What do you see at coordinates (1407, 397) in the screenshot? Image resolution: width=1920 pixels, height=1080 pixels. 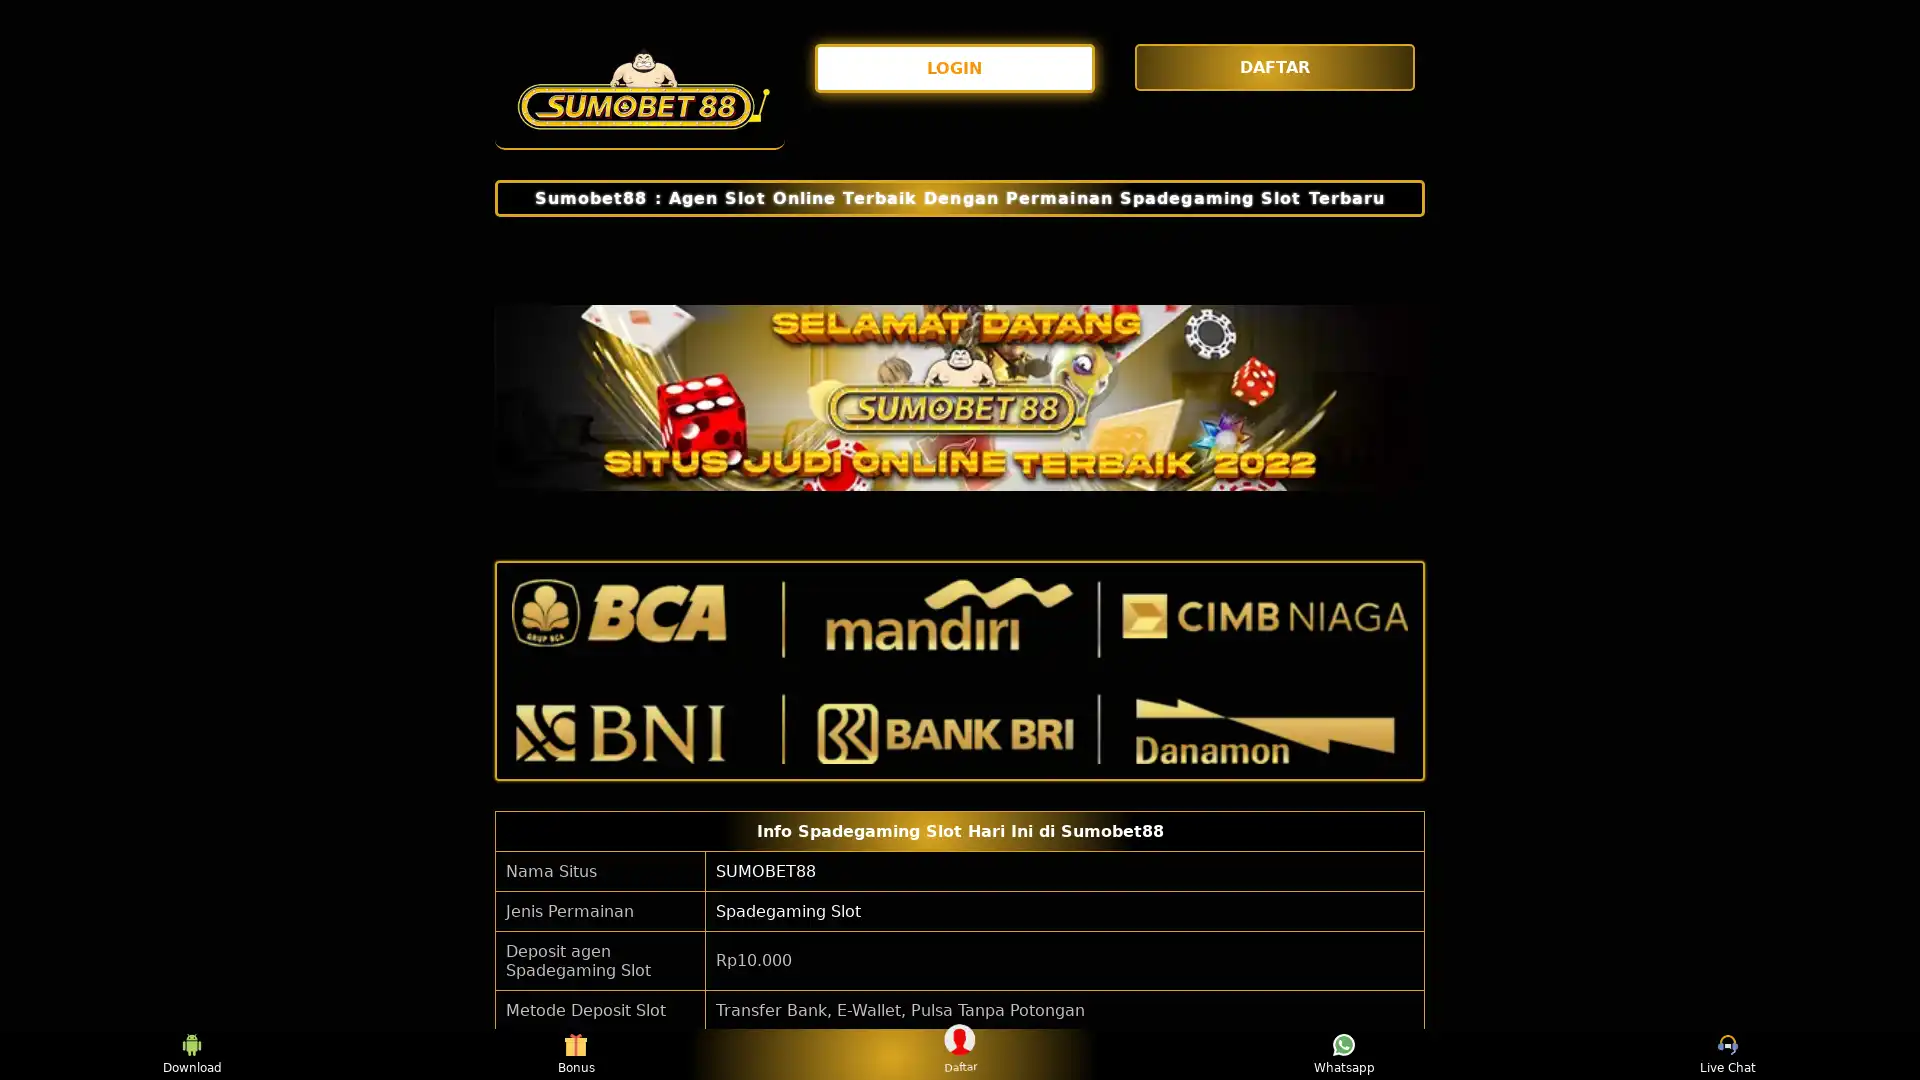 I see `Next item in carousel (1 of 1)` at bounding box center [1407, 397].